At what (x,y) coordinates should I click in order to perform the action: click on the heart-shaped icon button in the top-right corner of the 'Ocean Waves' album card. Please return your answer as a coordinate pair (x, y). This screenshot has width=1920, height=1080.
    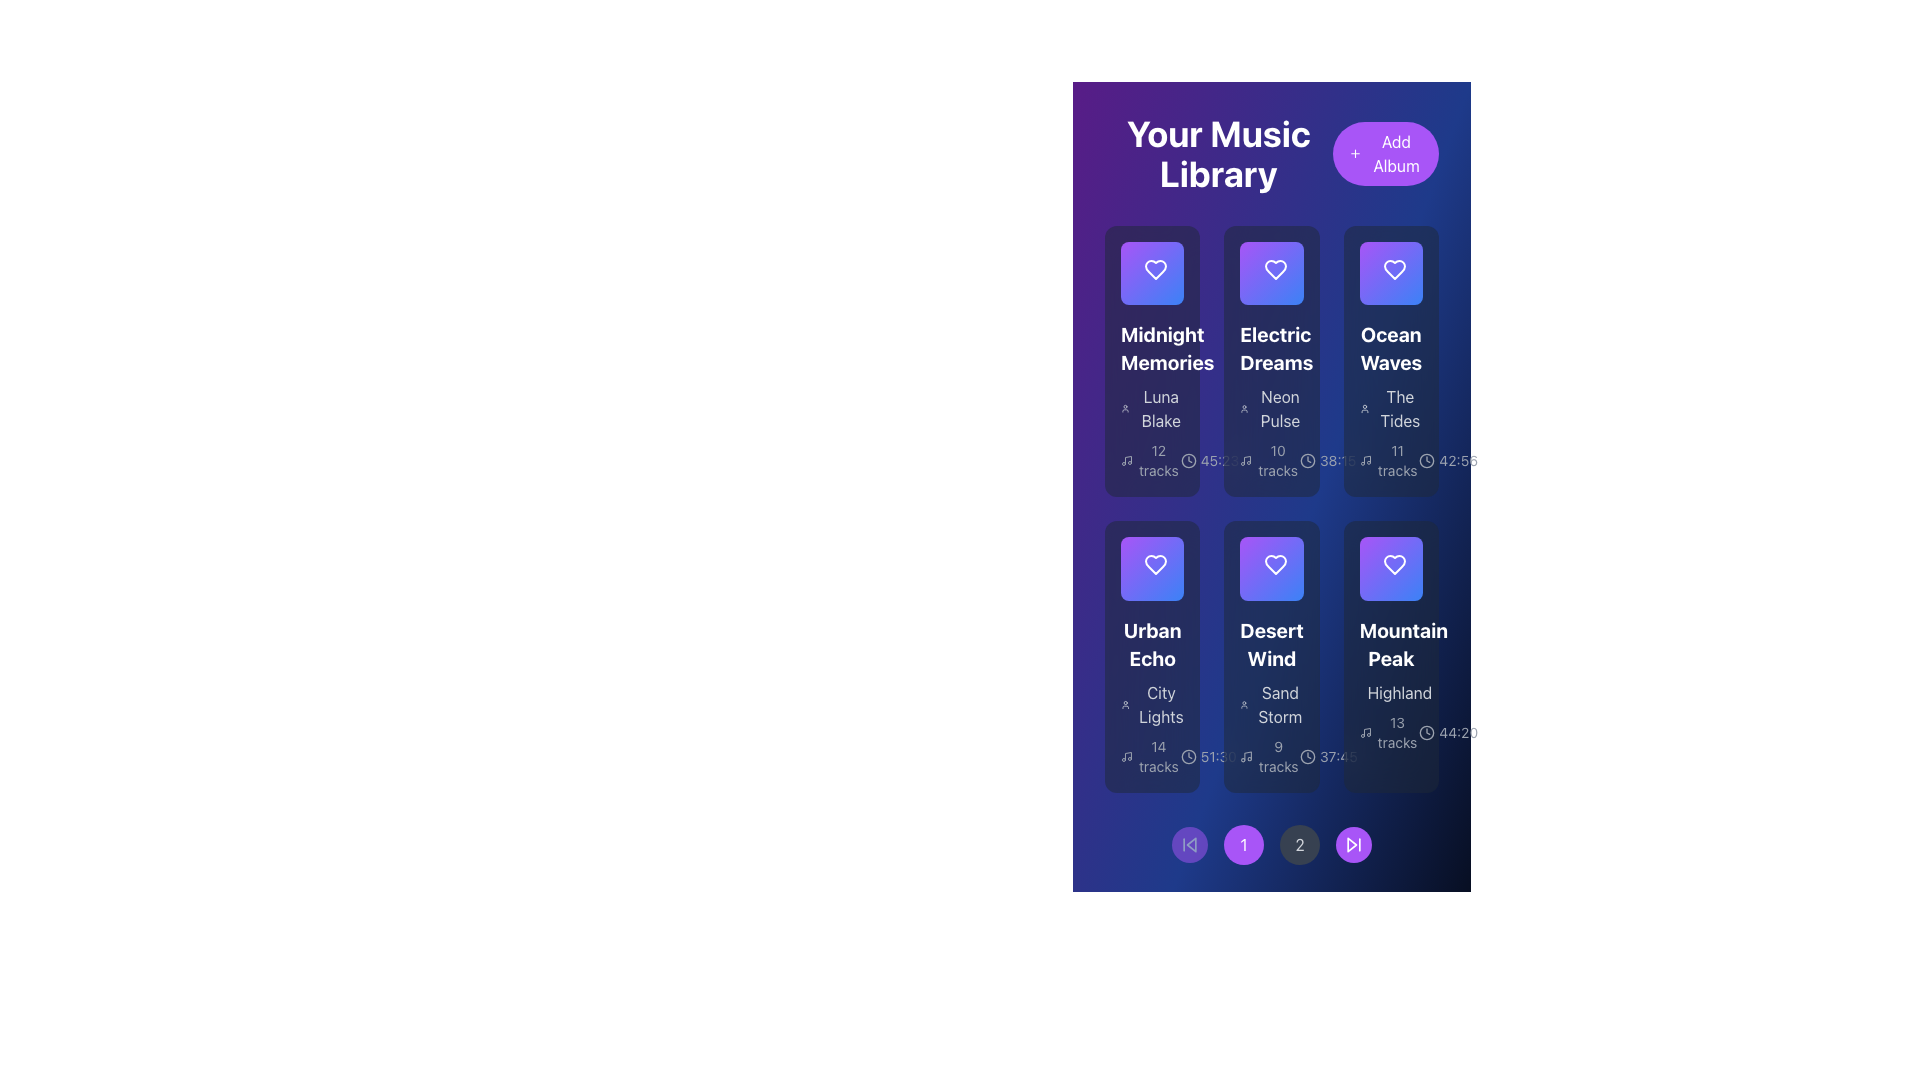
    Looking at the image, I should click on (1394, 273).